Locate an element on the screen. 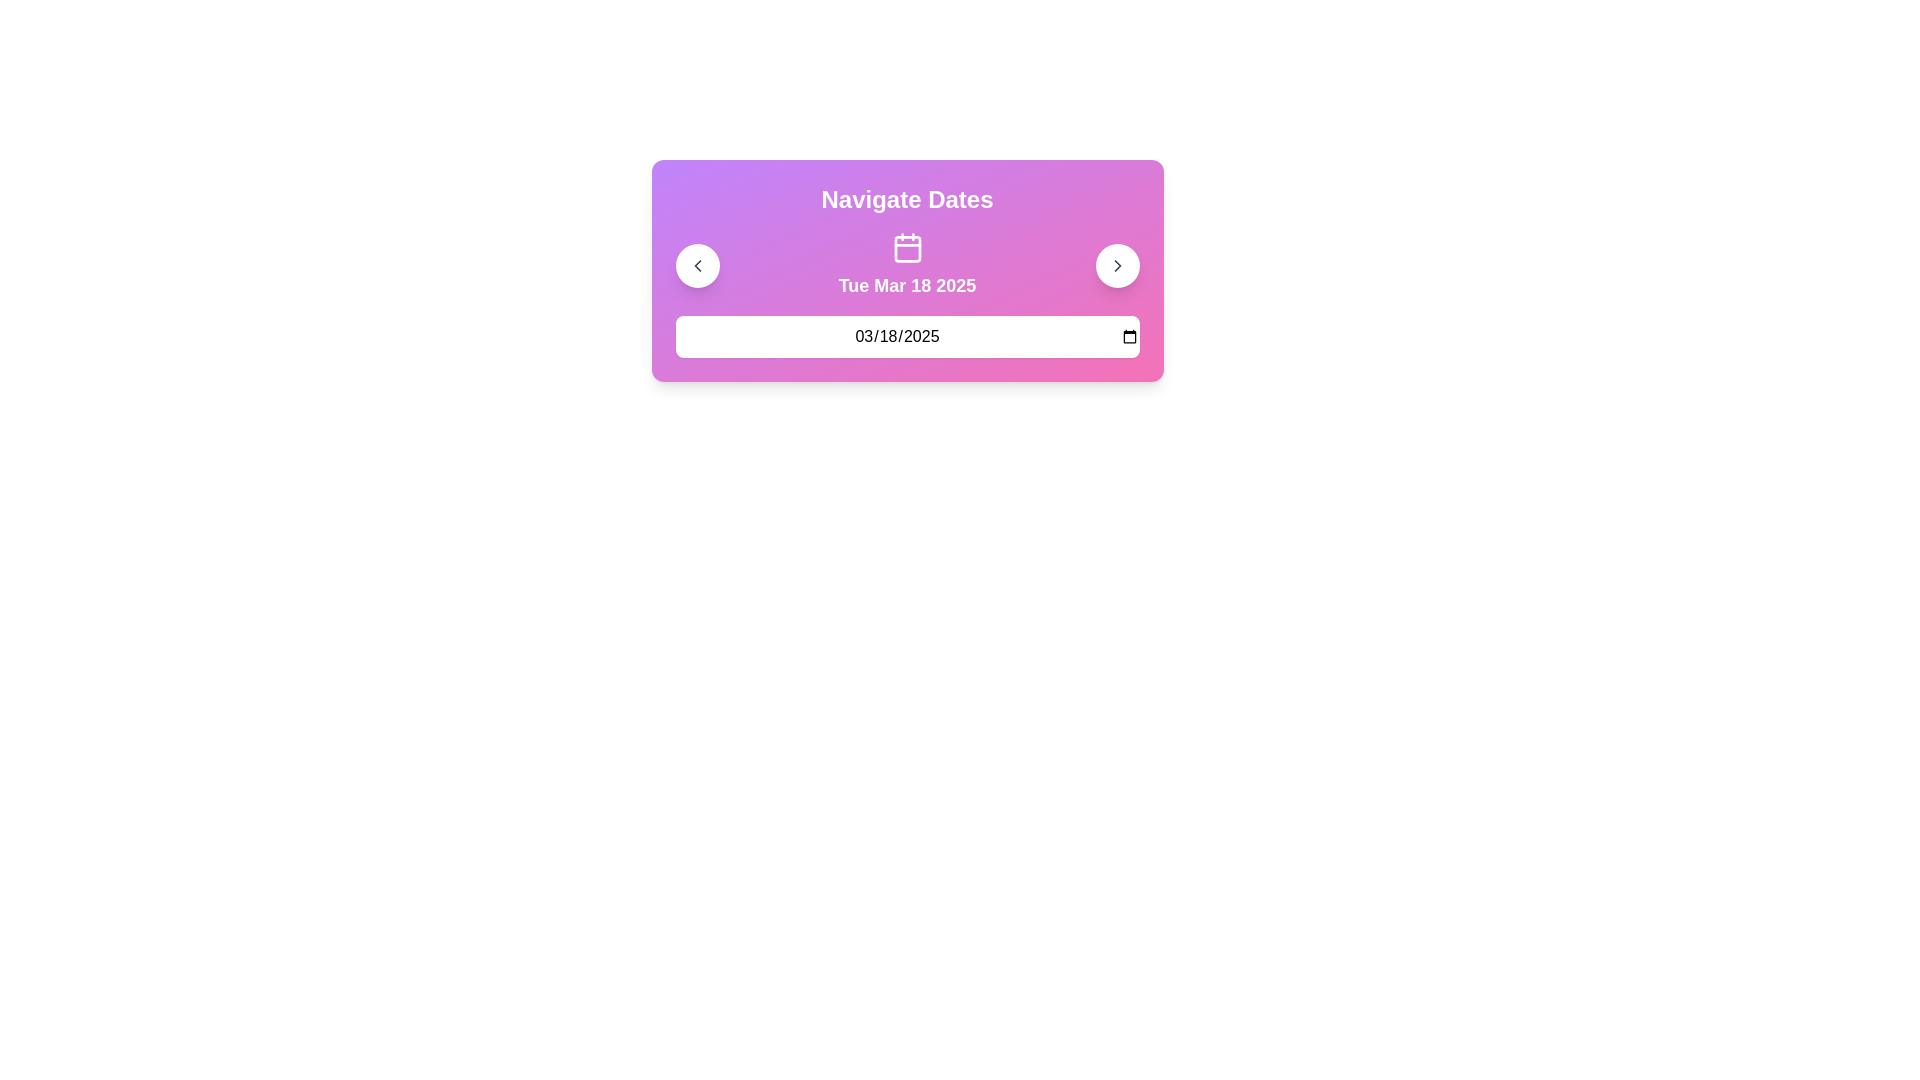 Image resolution: width=1920 pixels, height=1080 pixels. the button located at the upper-right side of the date navigation component is located at coordinates (1116, 265).